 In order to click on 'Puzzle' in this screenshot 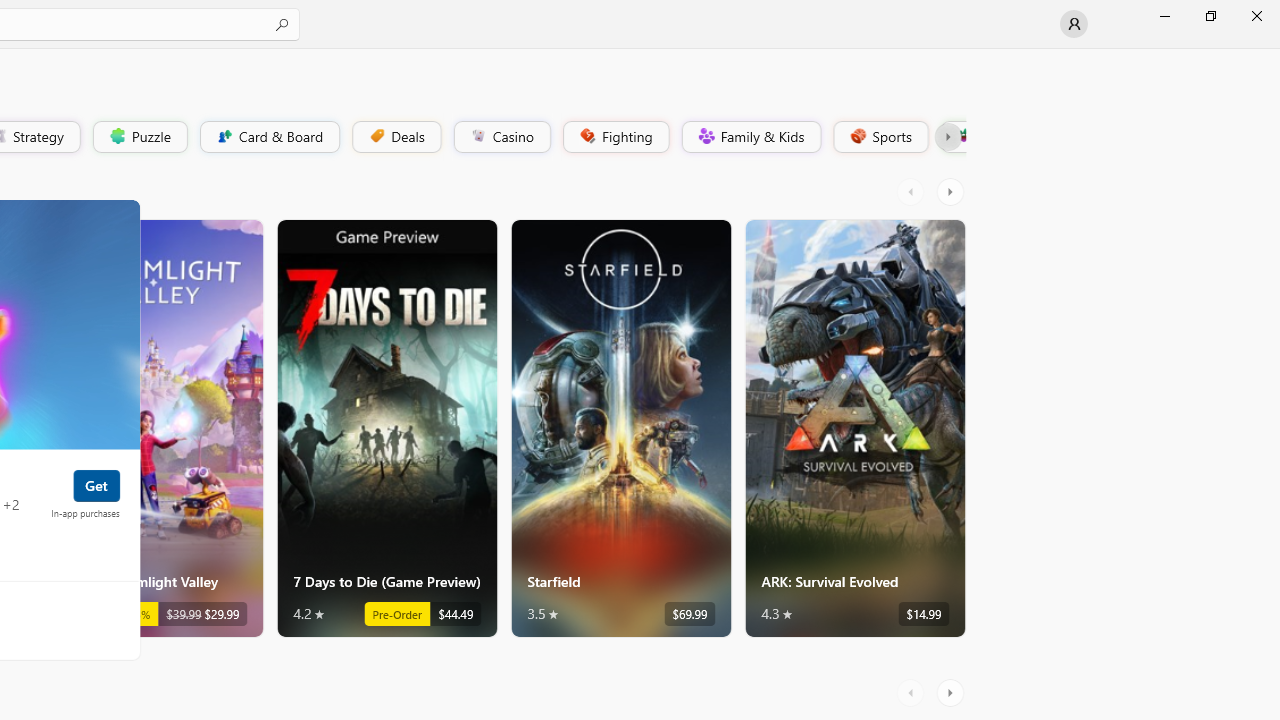, I will do `click(138, 135)`.